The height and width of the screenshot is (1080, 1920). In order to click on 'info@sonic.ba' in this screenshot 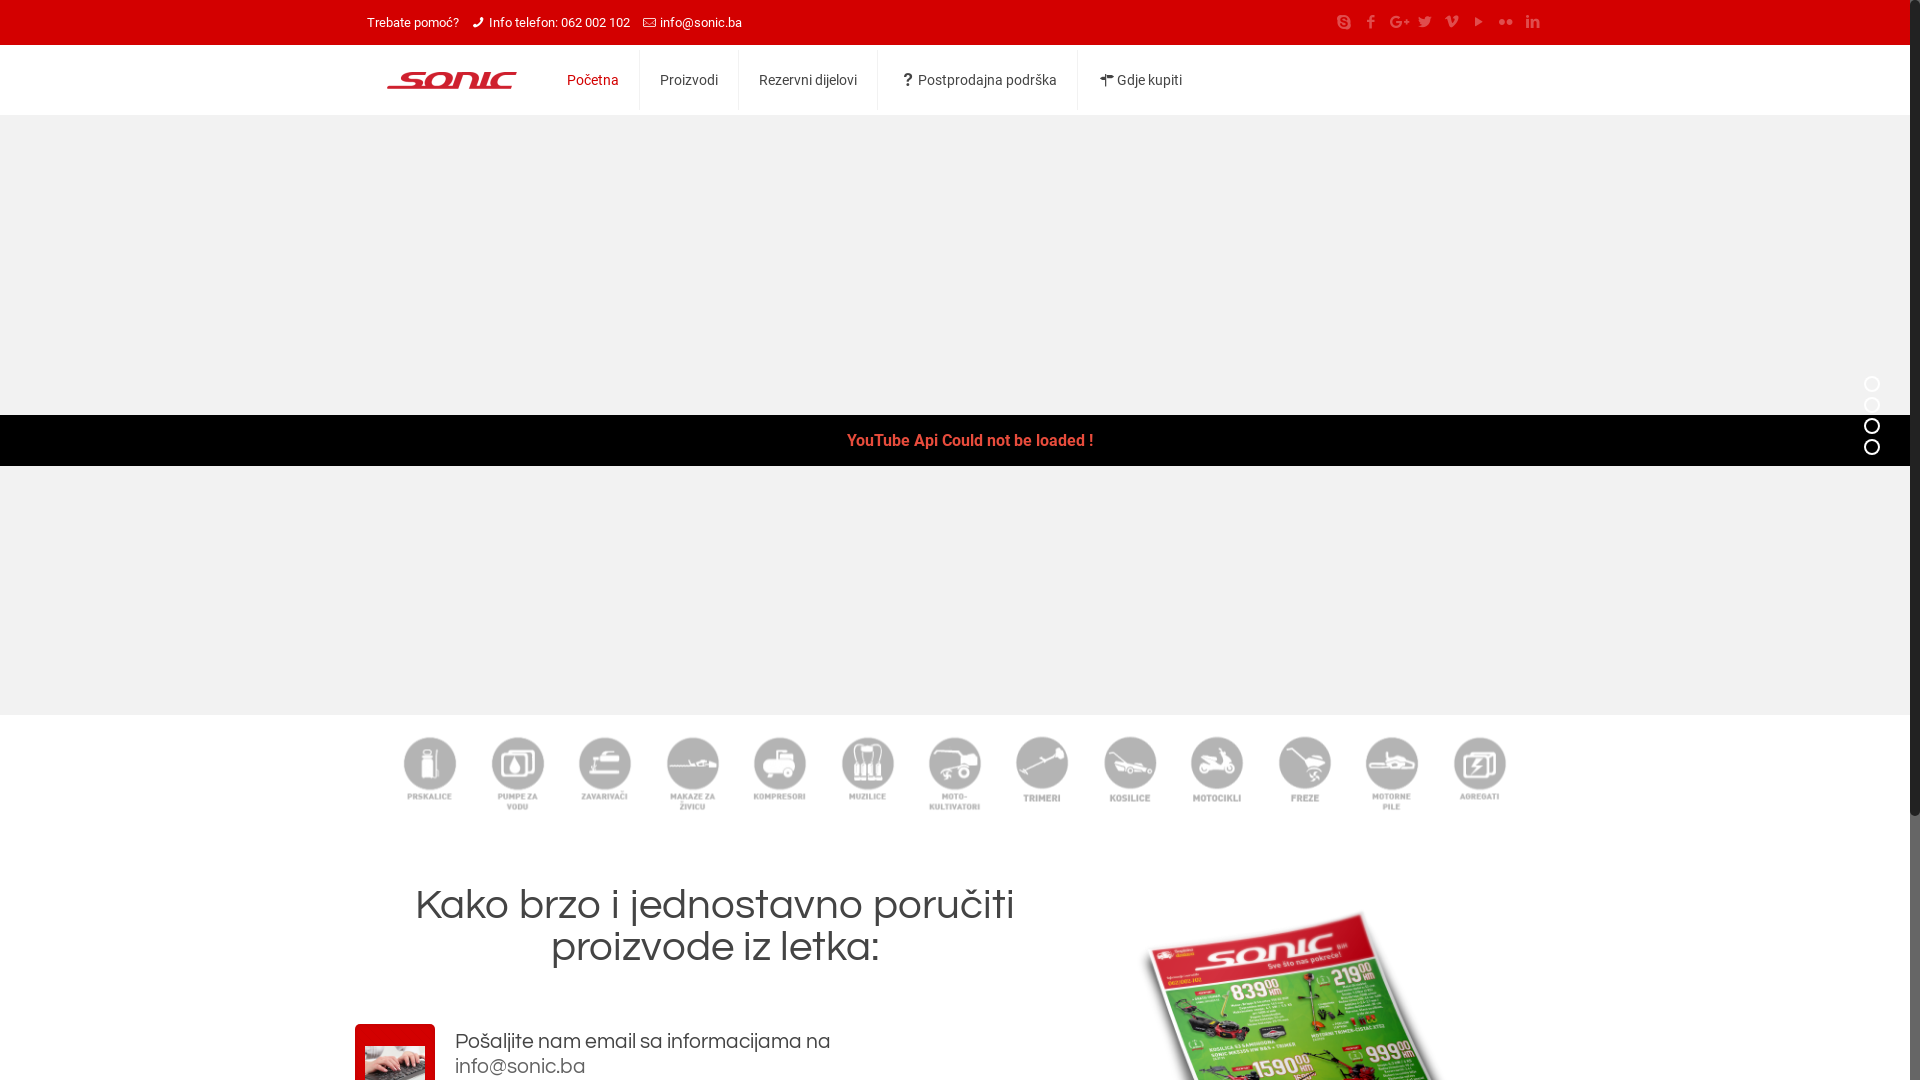, I will do `click(700, 22)`.